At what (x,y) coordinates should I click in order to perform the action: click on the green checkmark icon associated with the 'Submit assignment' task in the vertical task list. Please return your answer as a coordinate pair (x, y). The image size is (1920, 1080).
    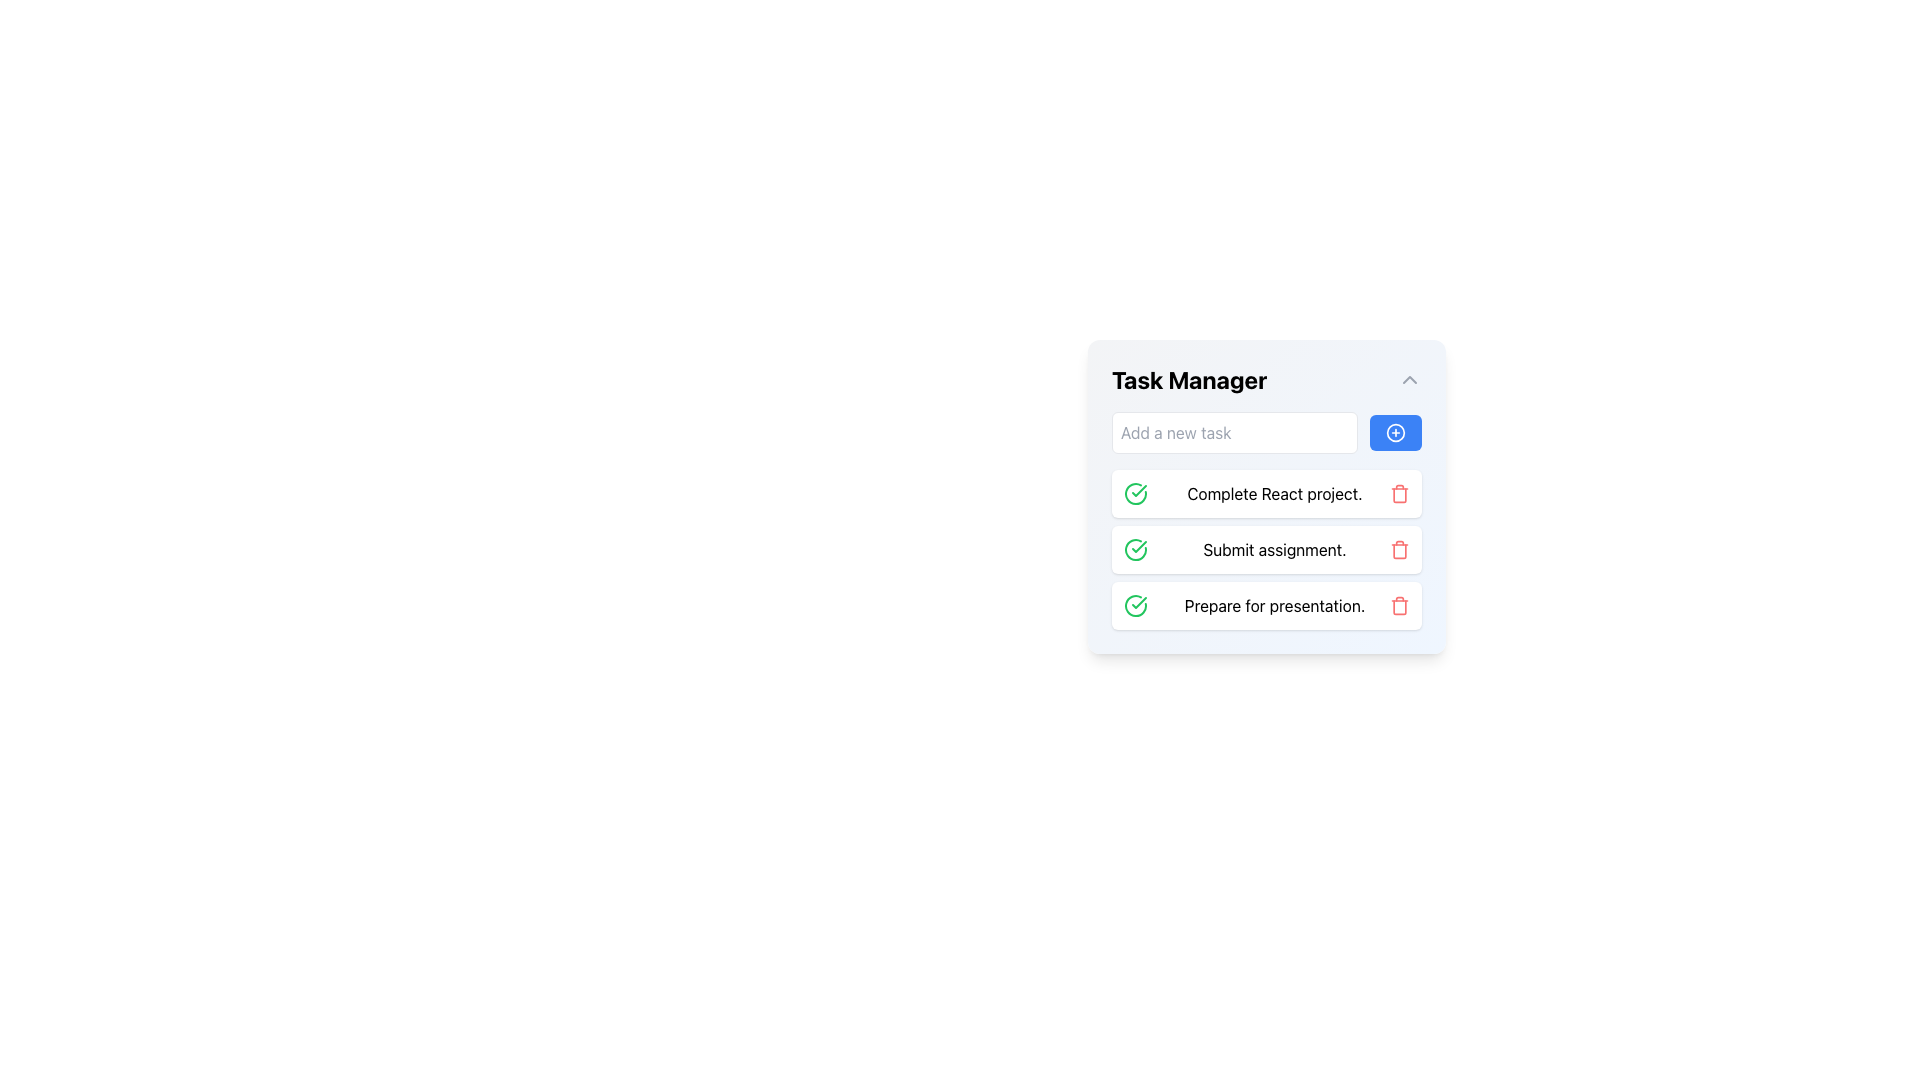
    Looking at the image, I should click on (1136, 550).